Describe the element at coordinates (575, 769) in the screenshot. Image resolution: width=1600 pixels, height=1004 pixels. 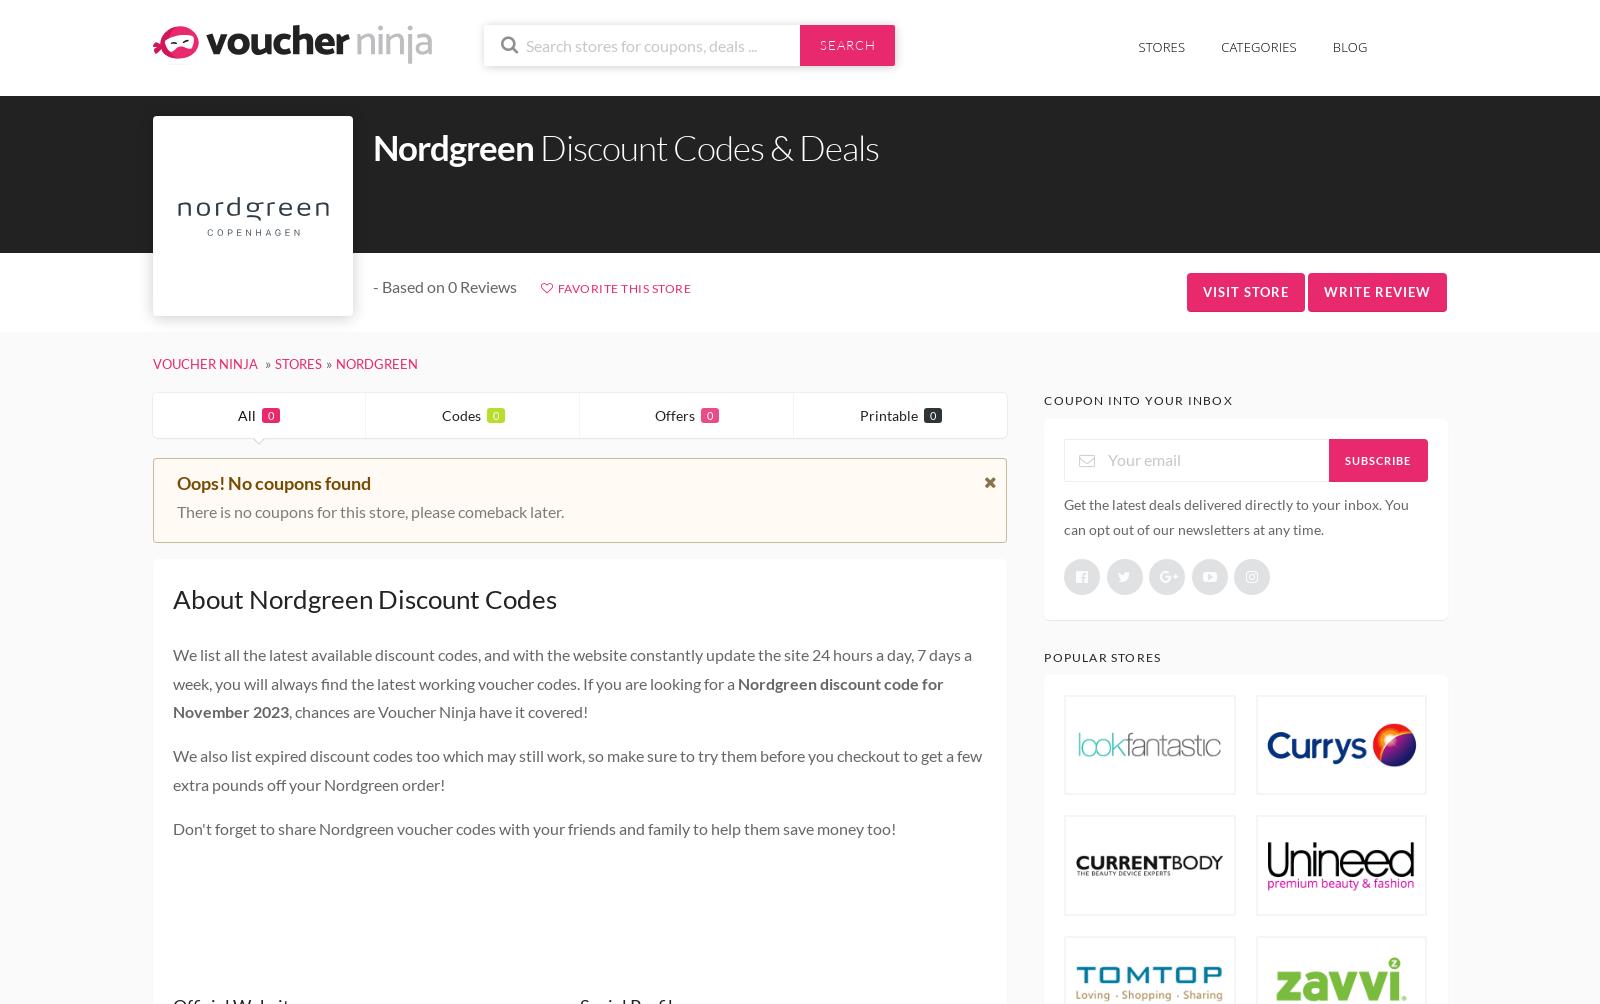
I see `'We also list expired discount codes too which may still work, so make sure to try them before you checkout to get a few extra pounds off your Nordgreen order!'` at that location.